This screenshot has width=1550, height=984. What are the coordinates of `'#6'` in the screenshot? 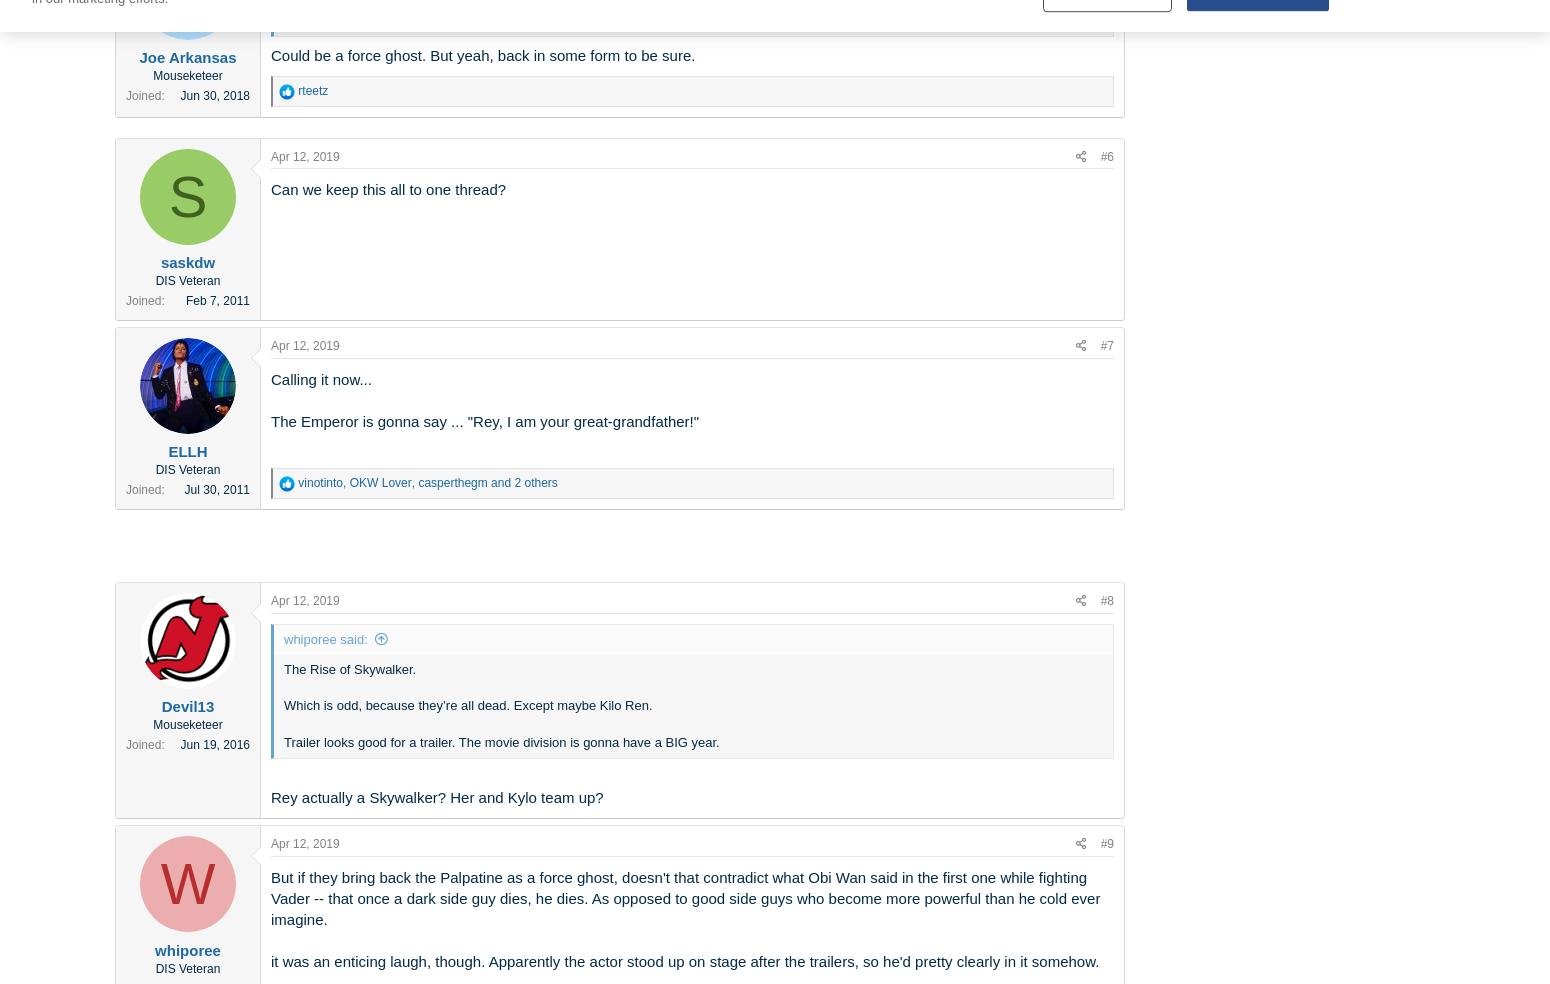 It's located at (1106, 155).